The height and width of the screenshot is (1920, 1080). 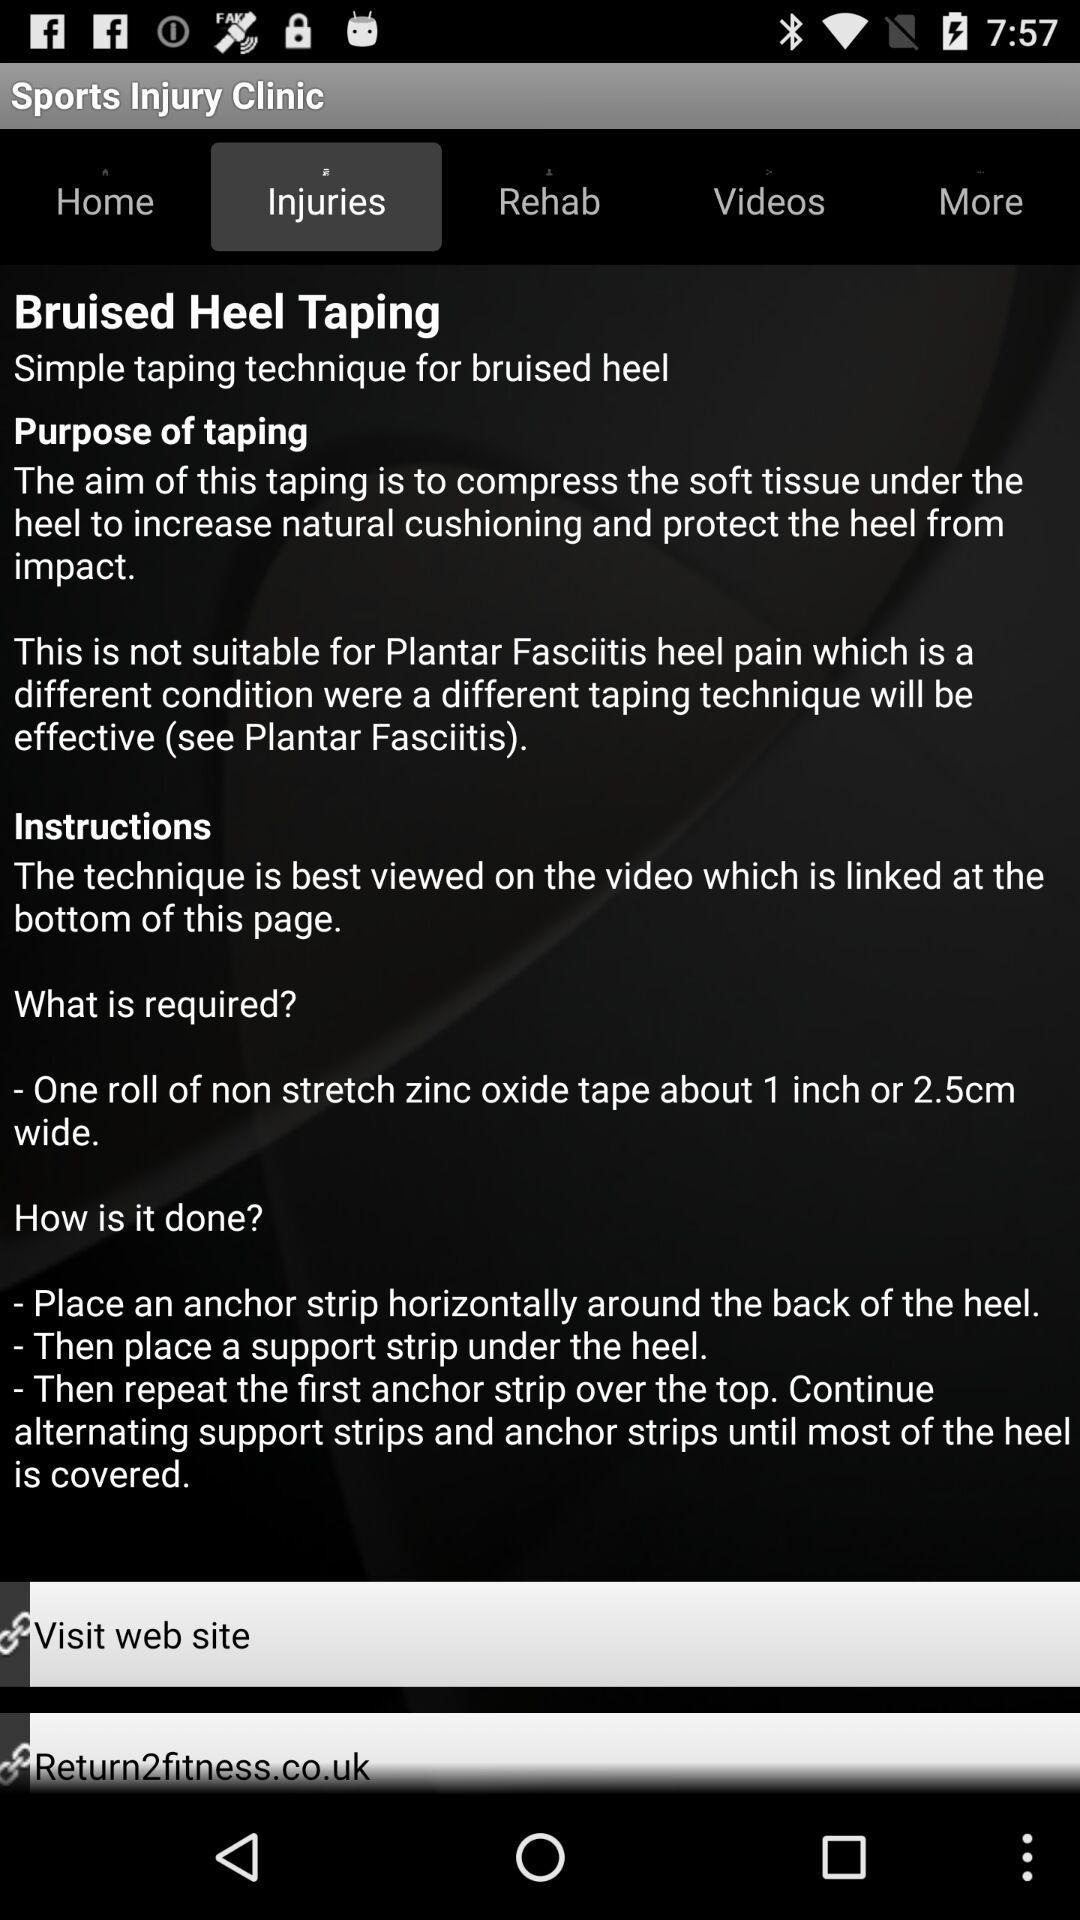 I want to click on the icon next to rehab item, so click(x=768, y=196).